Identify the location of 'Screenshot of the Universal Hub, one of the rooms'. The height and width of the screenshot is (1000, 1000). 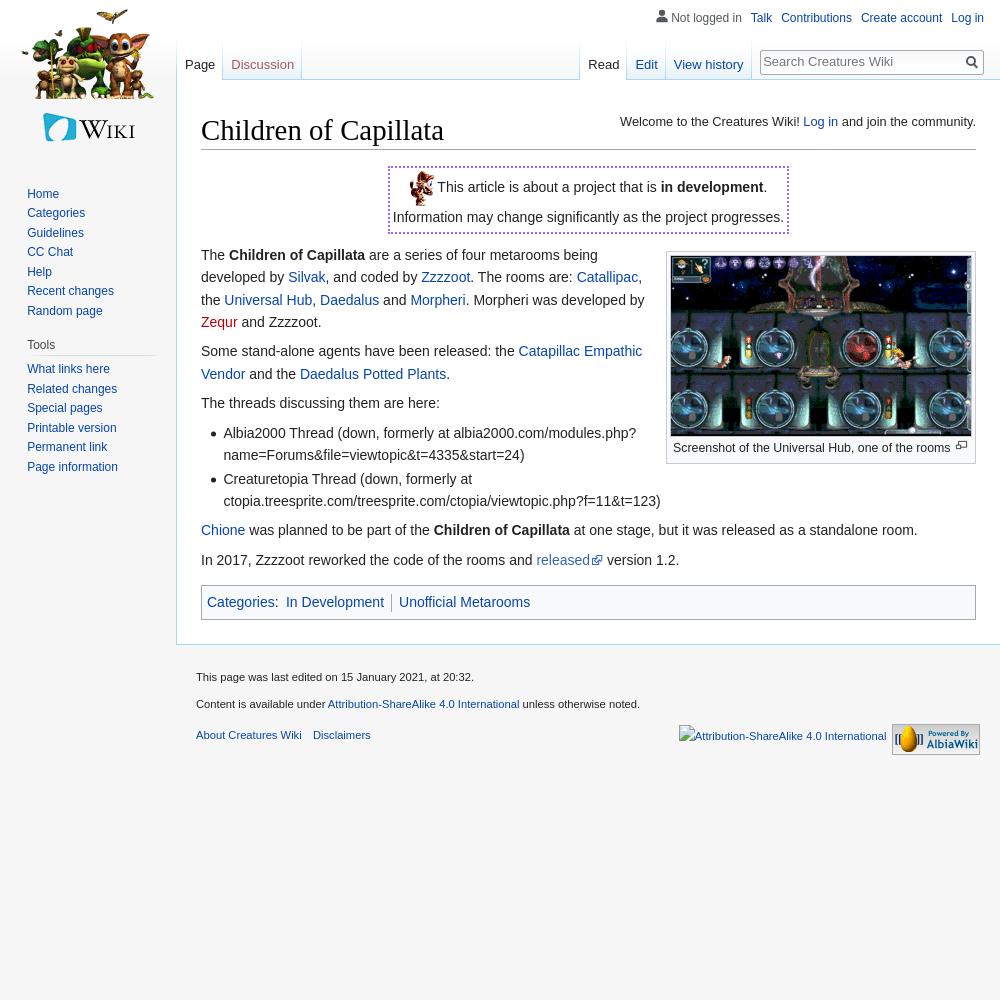
(811, 446).